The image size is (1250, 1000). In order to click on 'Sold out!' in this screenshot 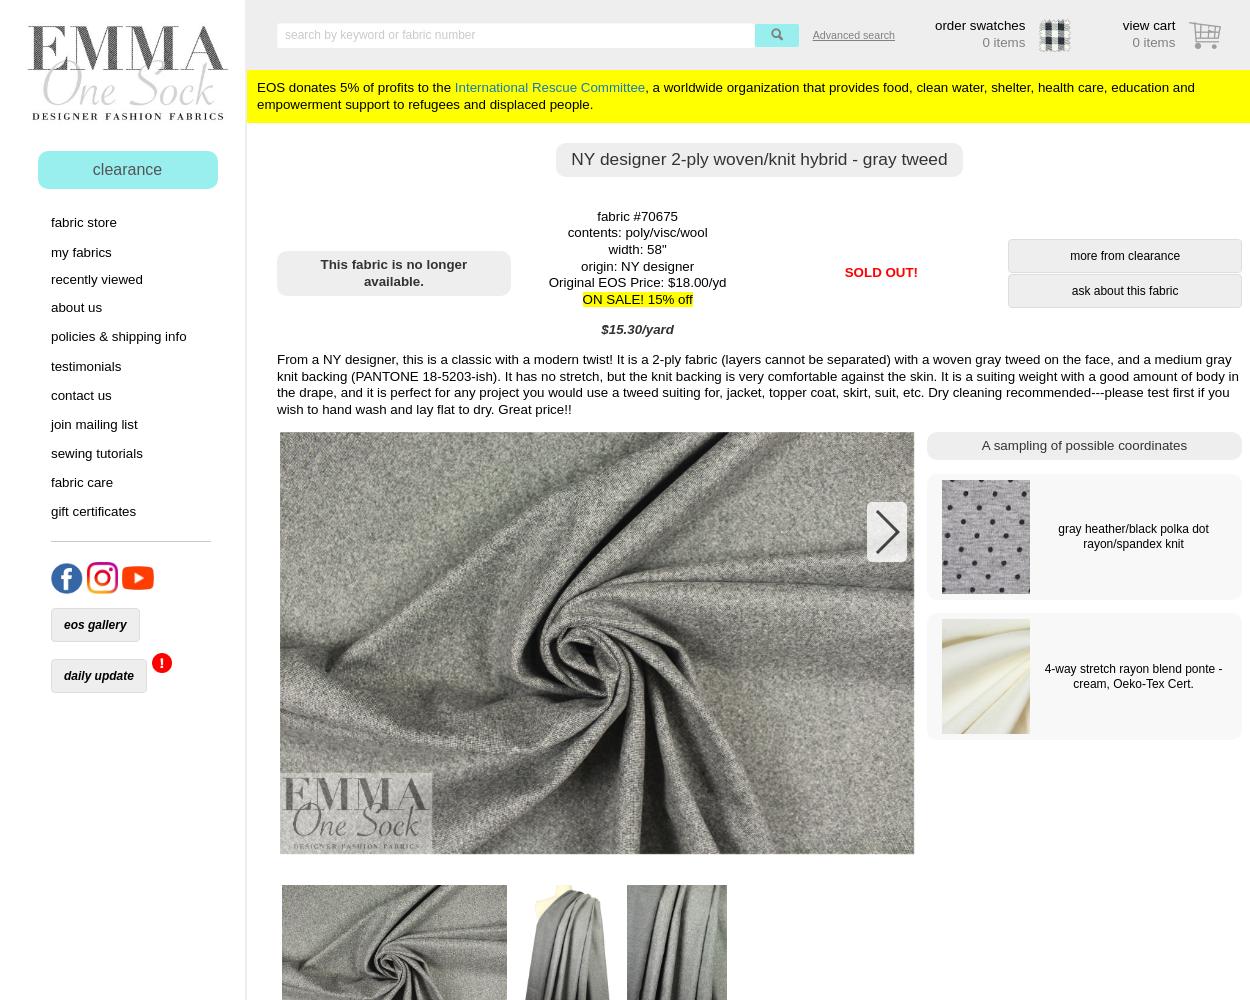, I will do `click(881, 272)`.